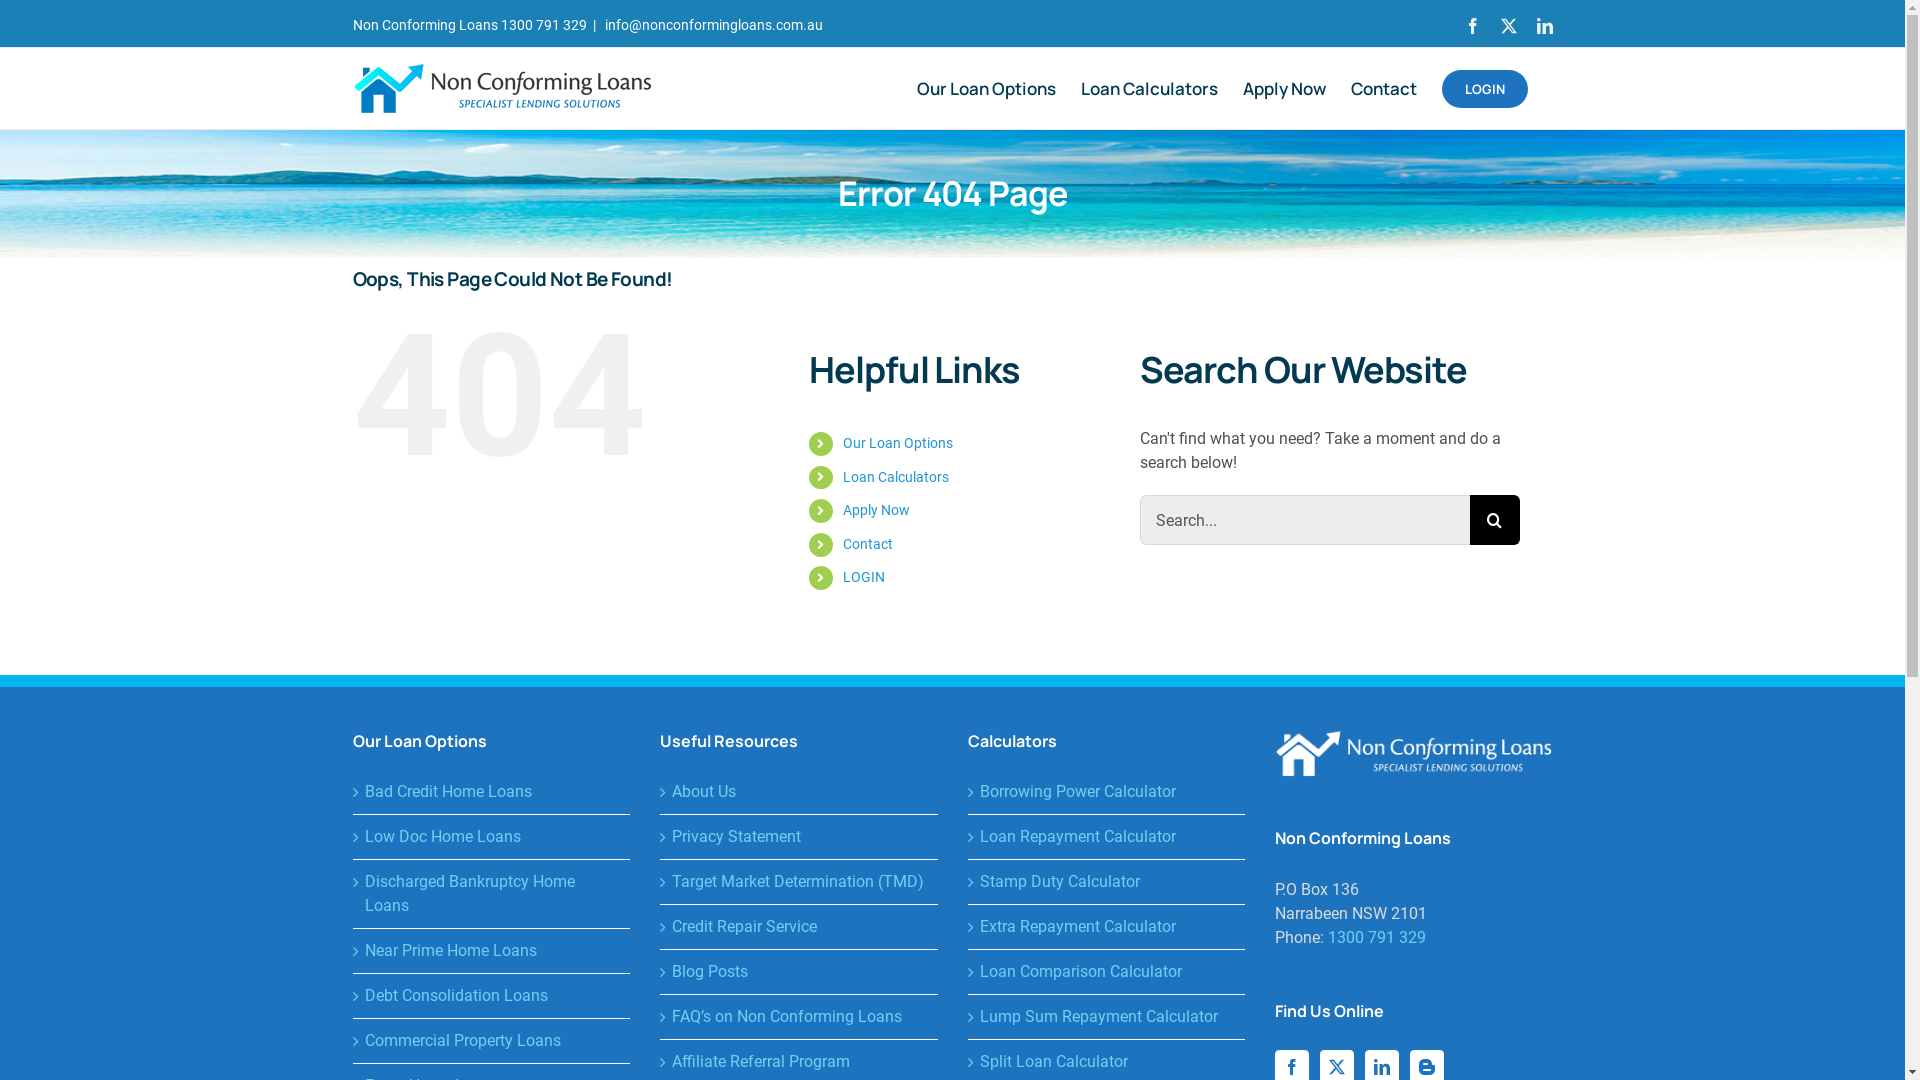  Describe the element at coordinates (712, 24) in the screenshot. I see `'info@nonconformingloans.com.au'` at that location.